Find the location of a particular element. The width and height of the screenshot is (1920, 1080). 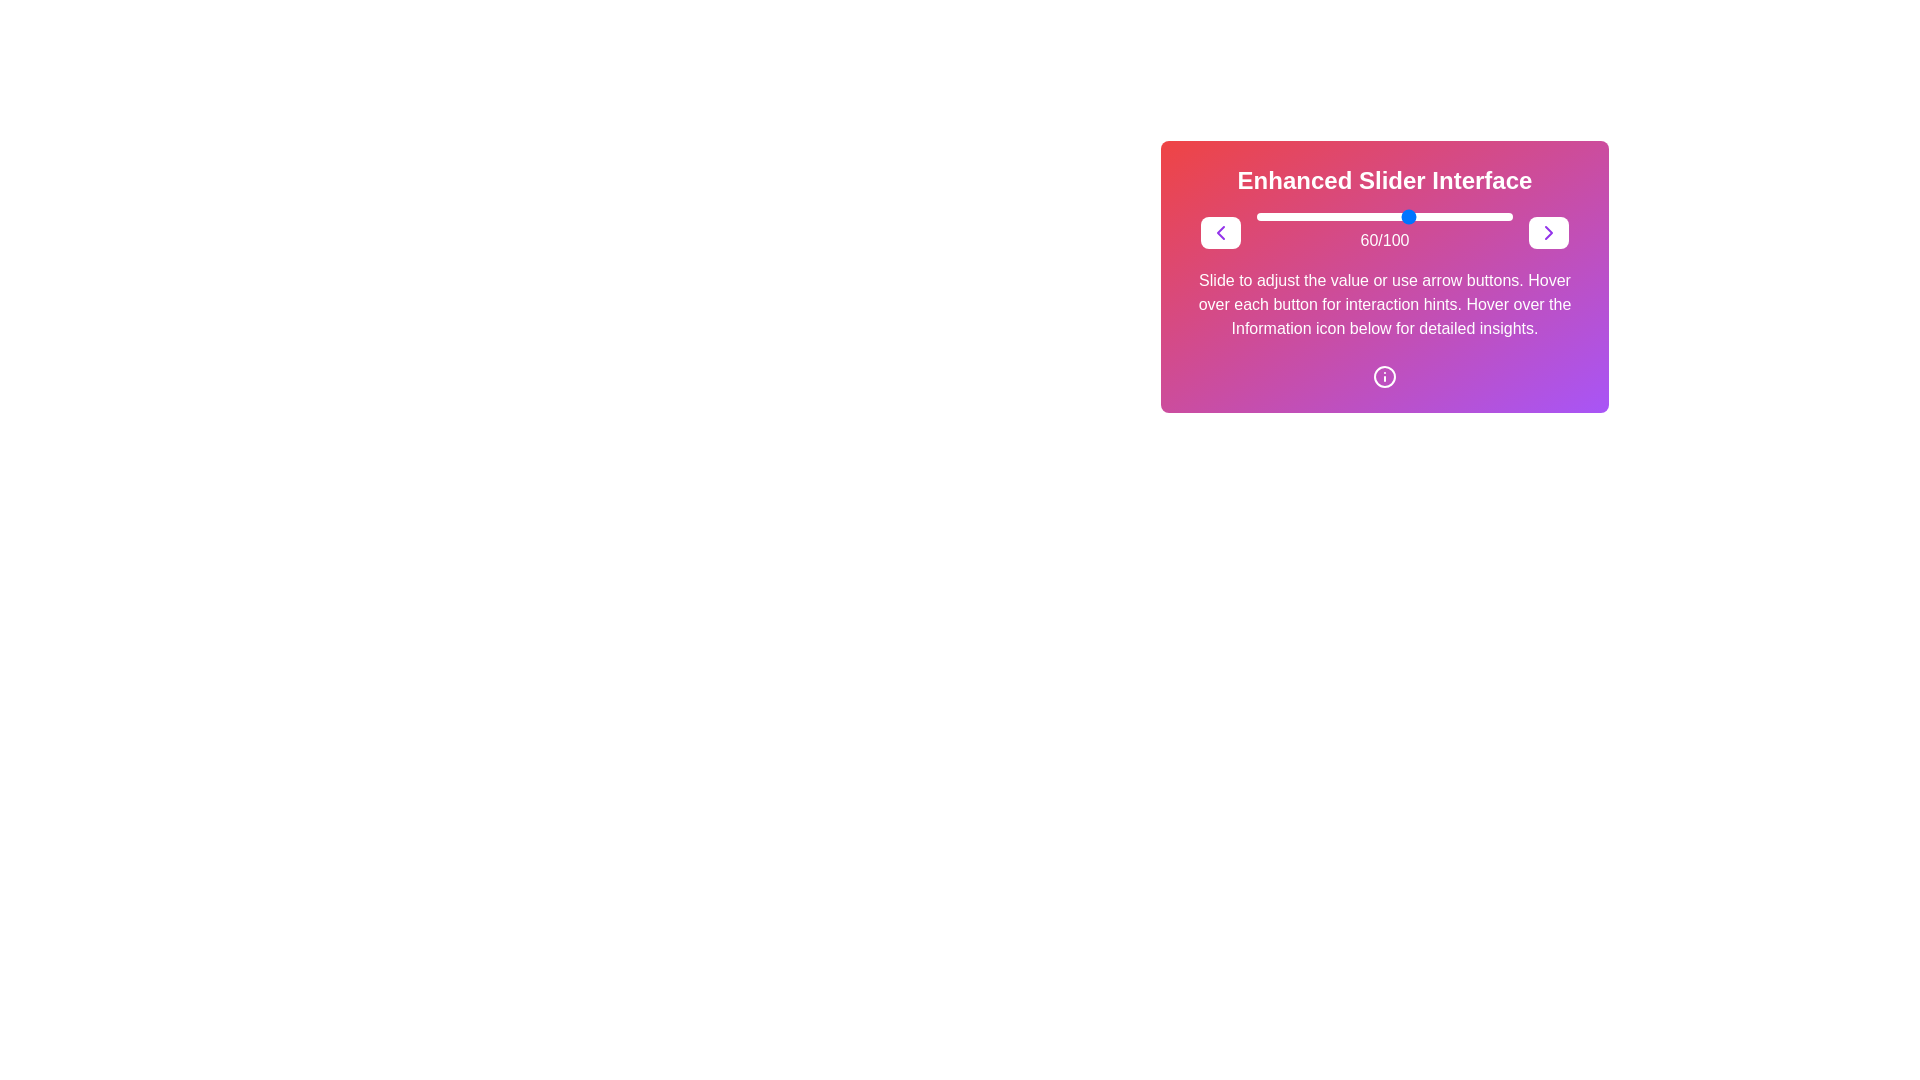

the slider is located at coordinates (1399, 216).